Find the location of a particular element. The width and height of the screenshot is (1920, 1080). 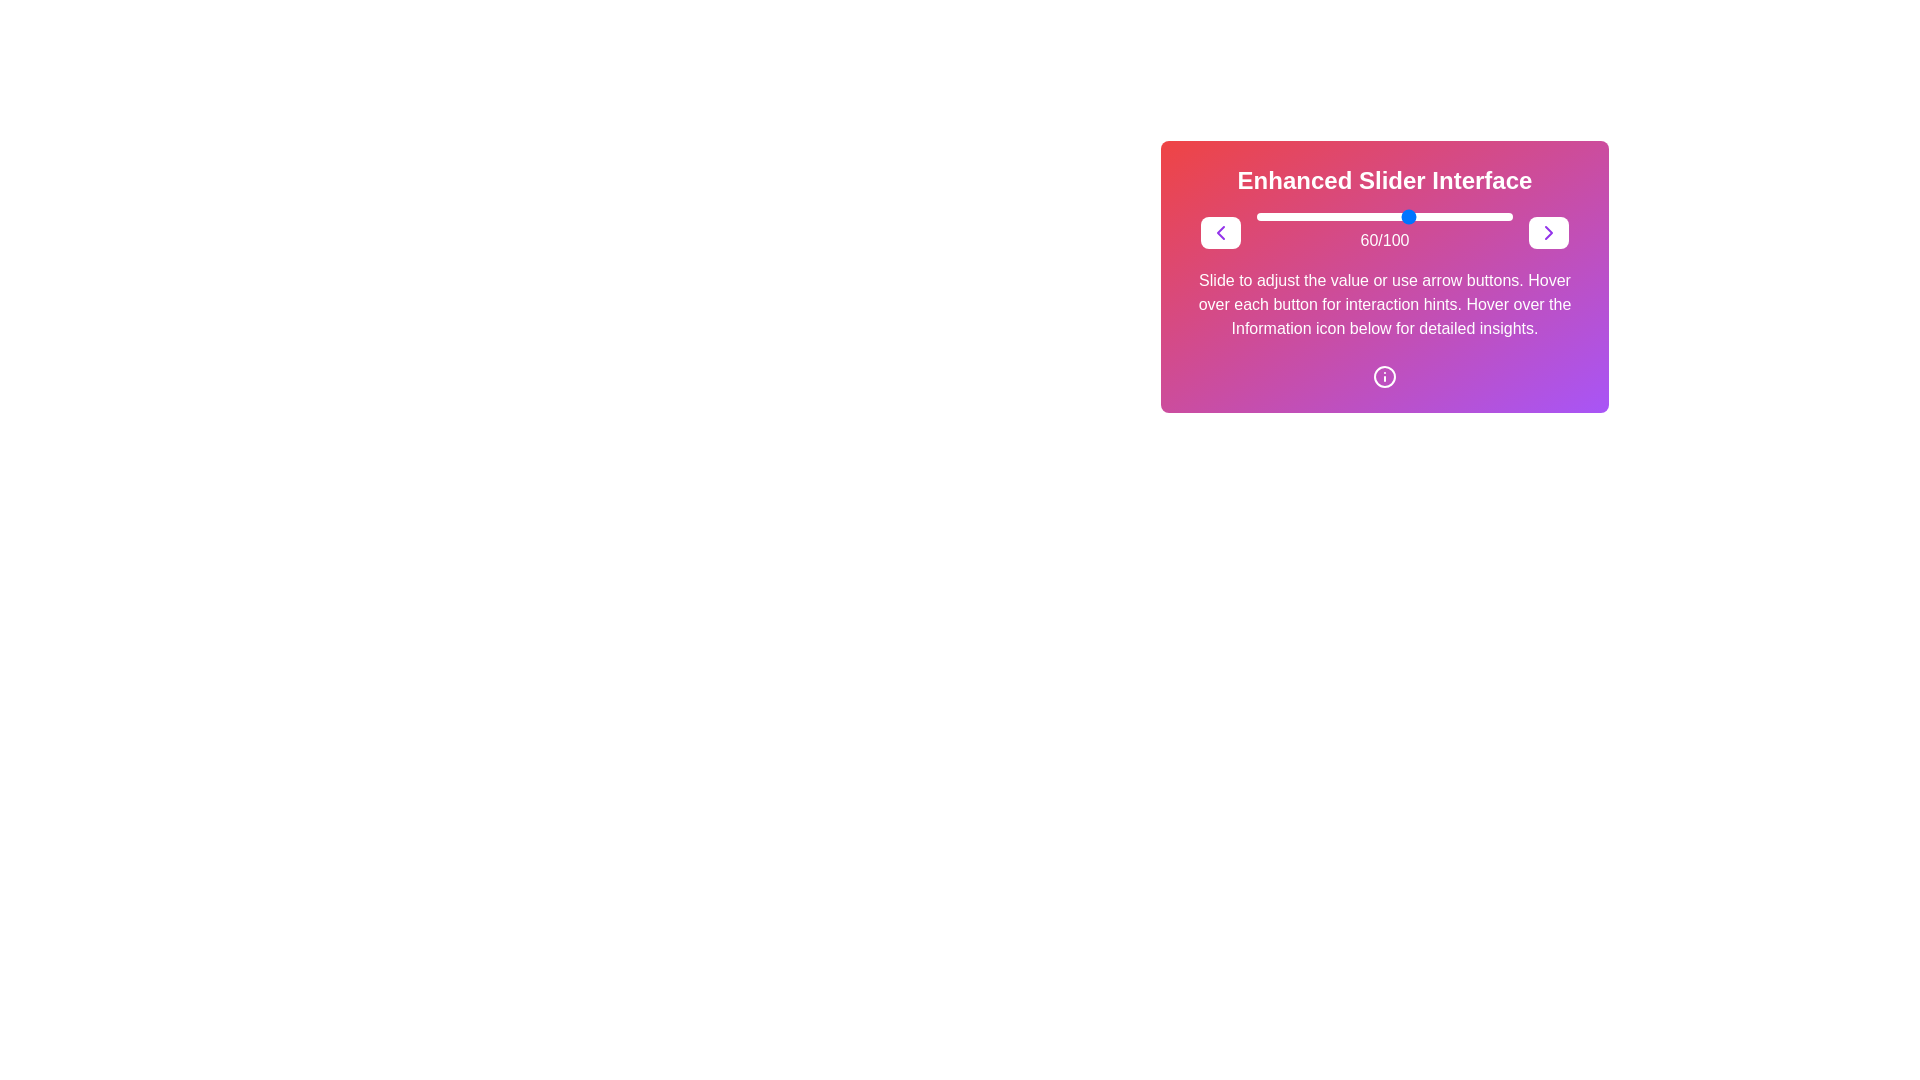

the slider is located at coordinates (1399, 216).